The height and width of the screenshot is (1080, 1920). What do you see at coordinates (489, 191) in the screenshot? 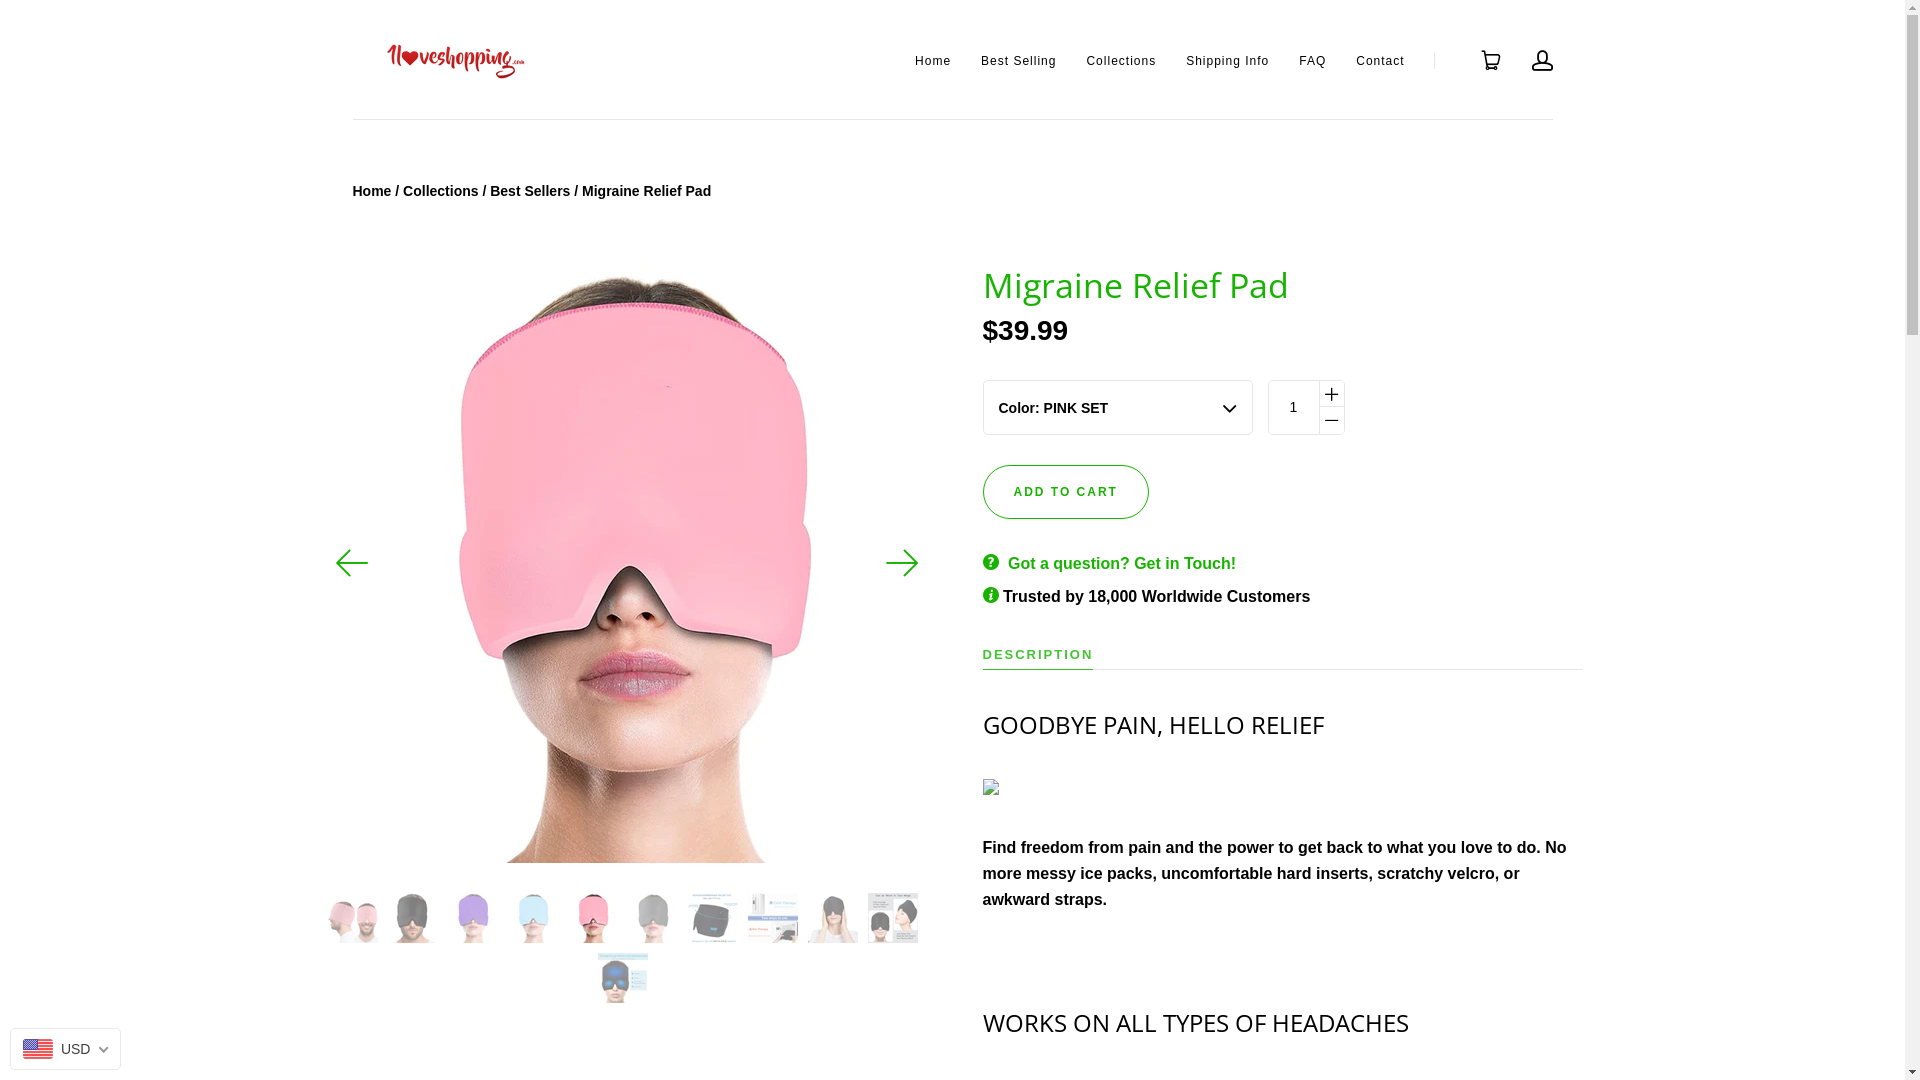
I see `'Best Sellers'` at bounding box center [489, 191].